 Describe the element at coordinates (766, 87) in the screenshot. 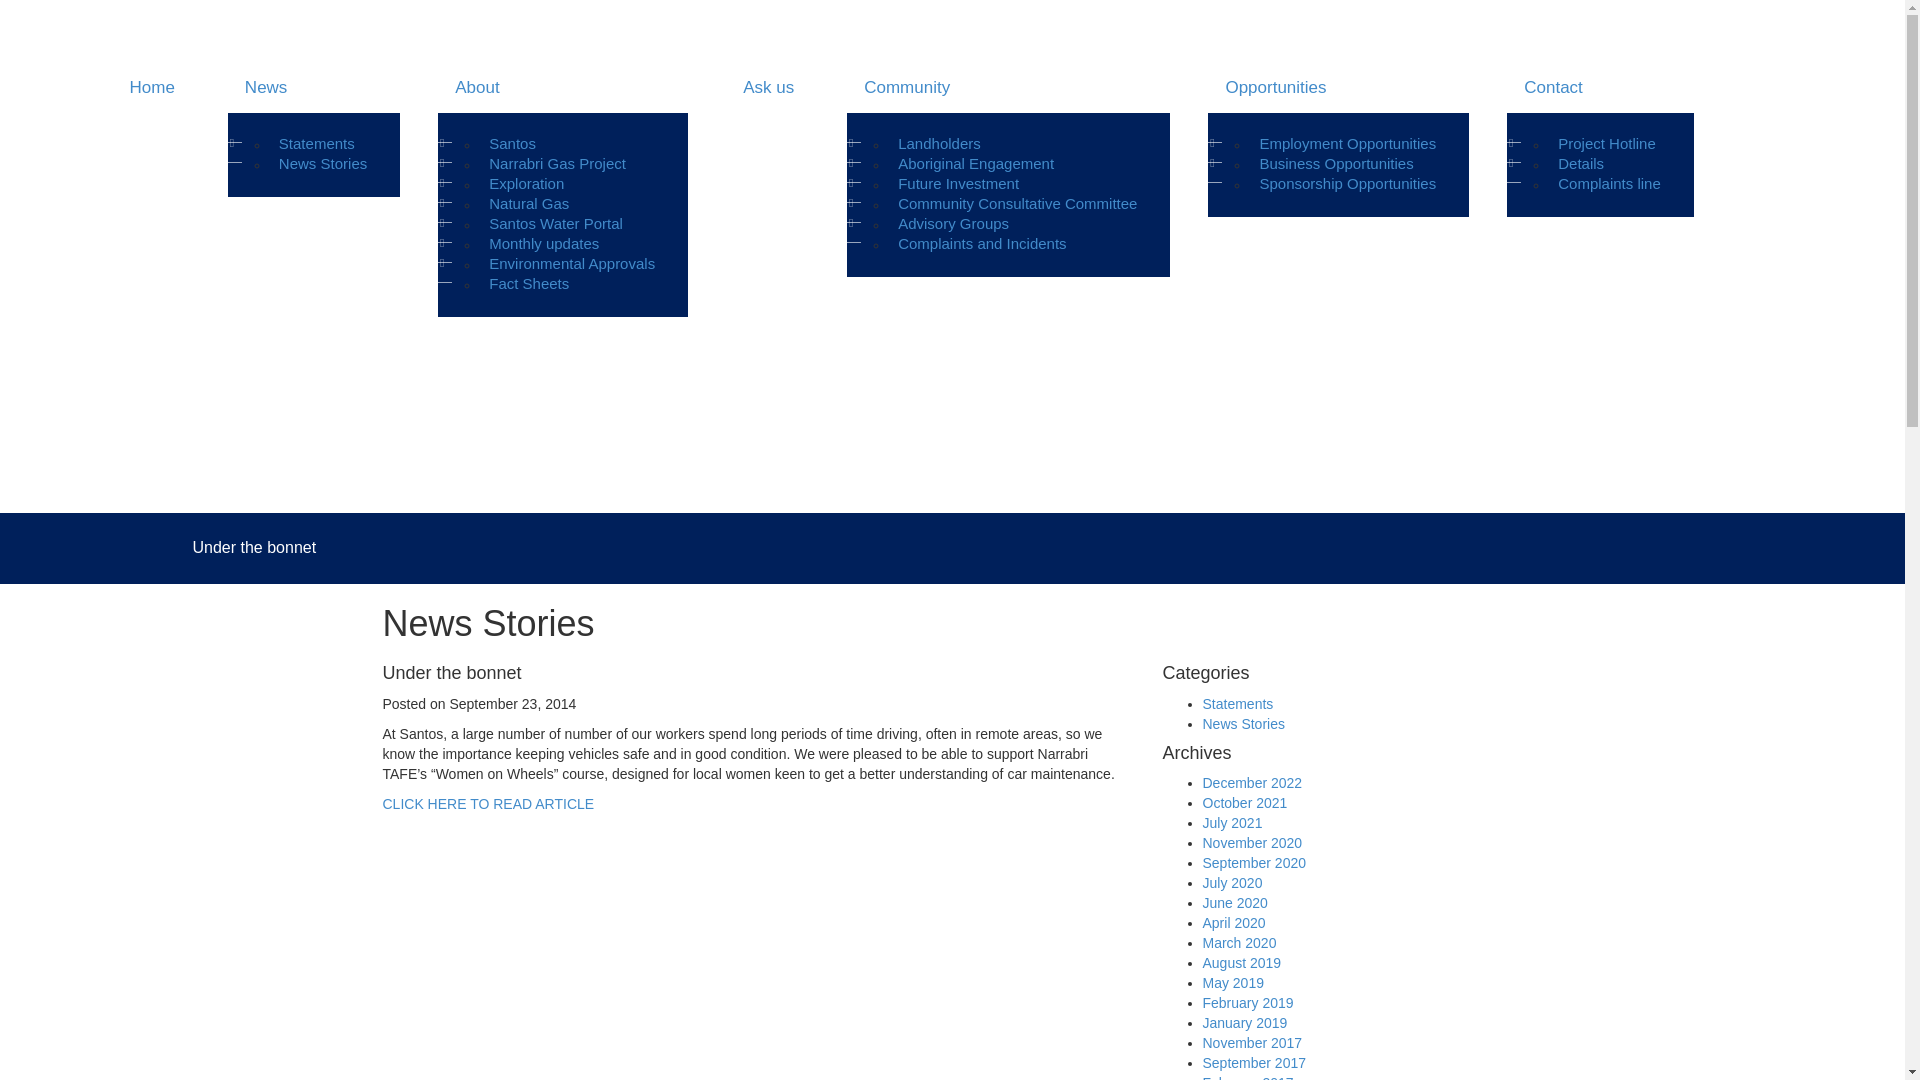

I see `'Ask us'` at that location.